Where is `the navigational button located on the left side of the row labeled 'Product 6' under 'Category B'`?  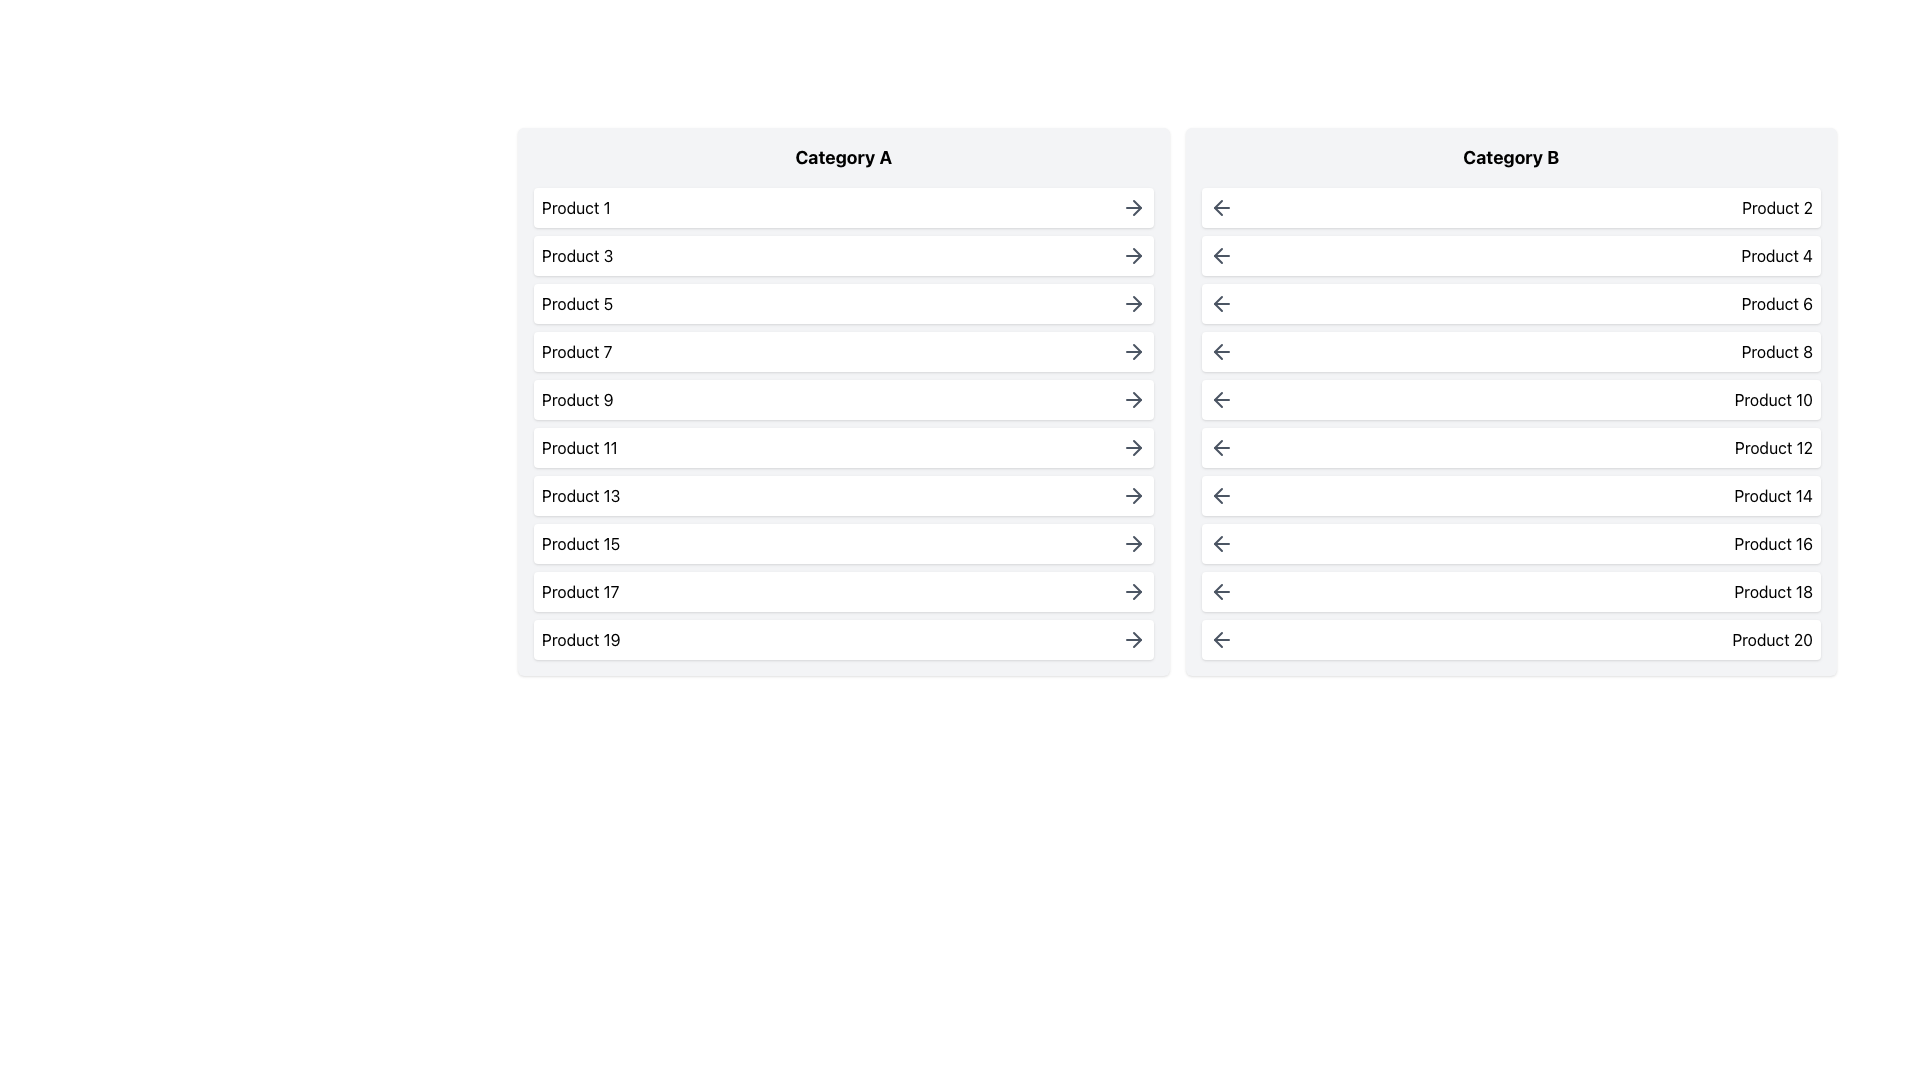
the navigational button located on the left side of the row labeled 'Product 6' under 'Category B' is located at coordinates (1220, 304).